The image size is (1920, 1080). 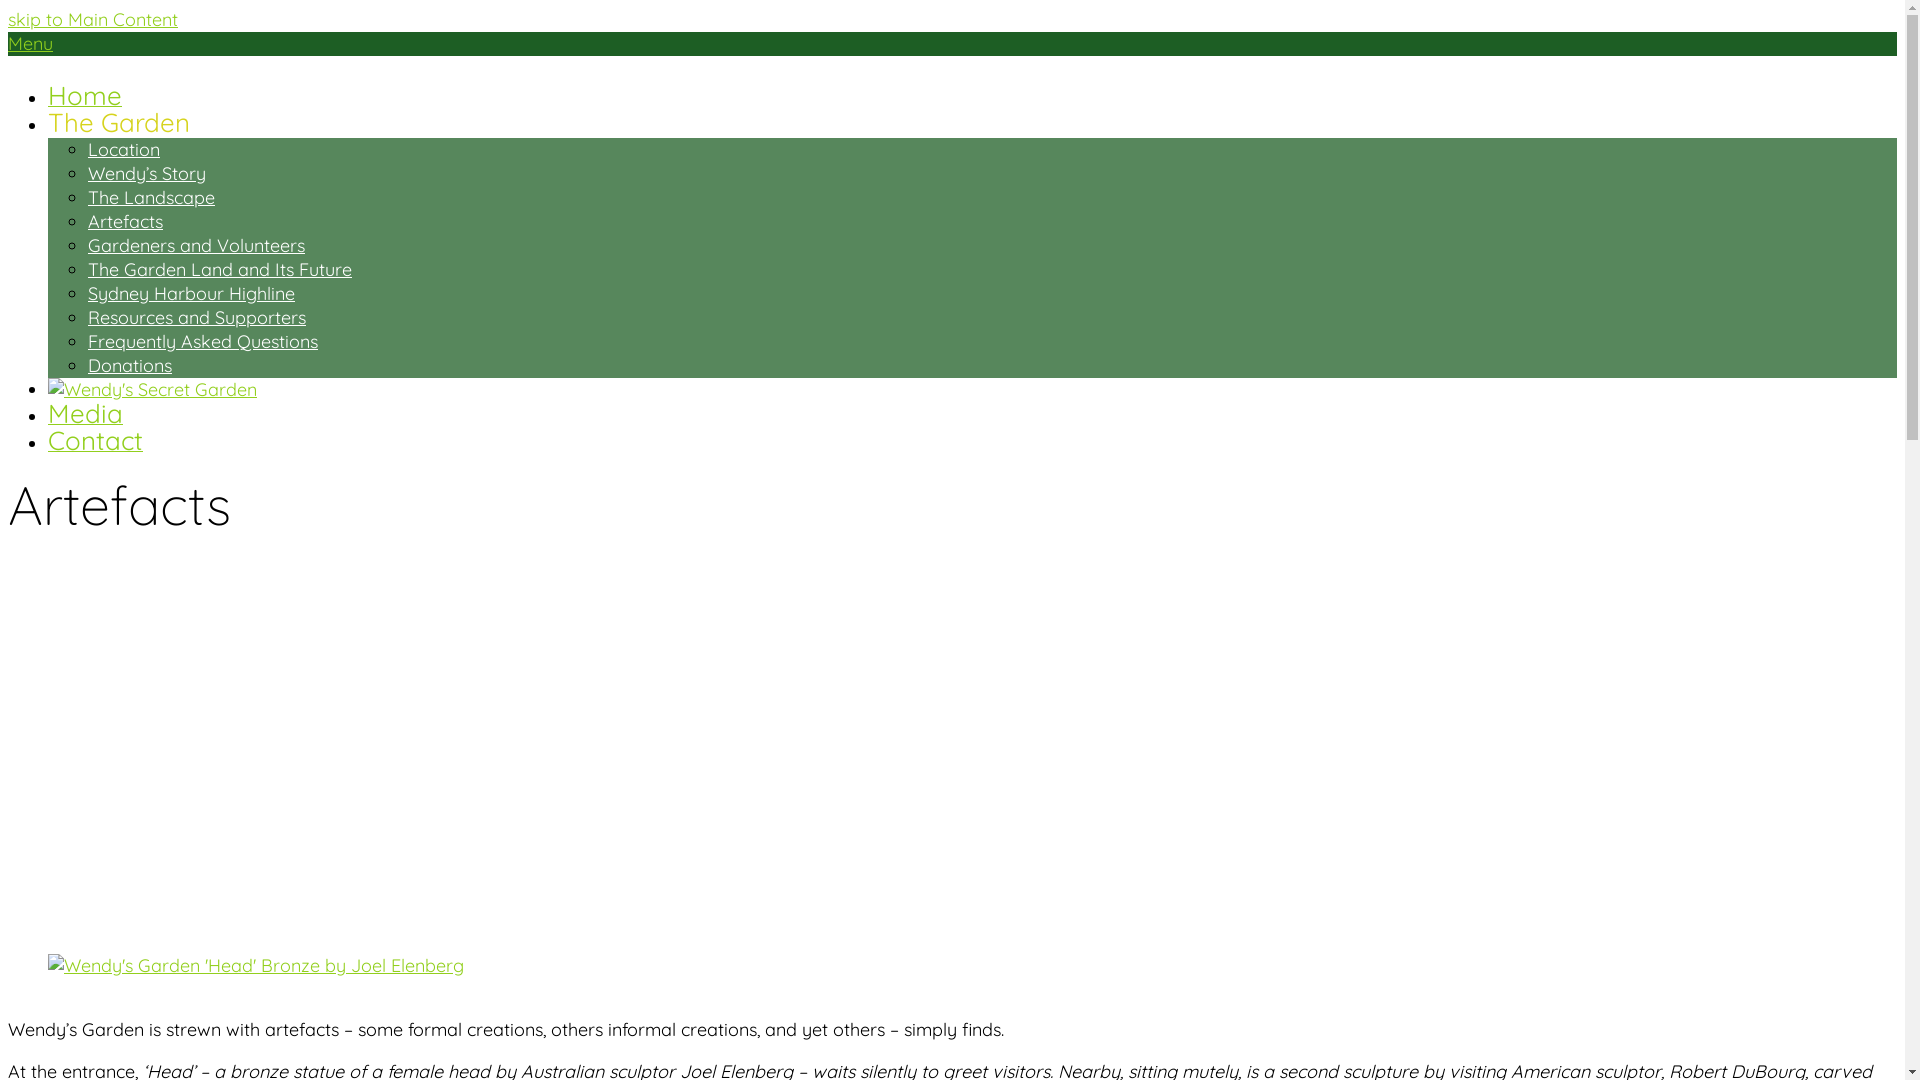 I want to click on 'Contact', so click(x=94, y=442).